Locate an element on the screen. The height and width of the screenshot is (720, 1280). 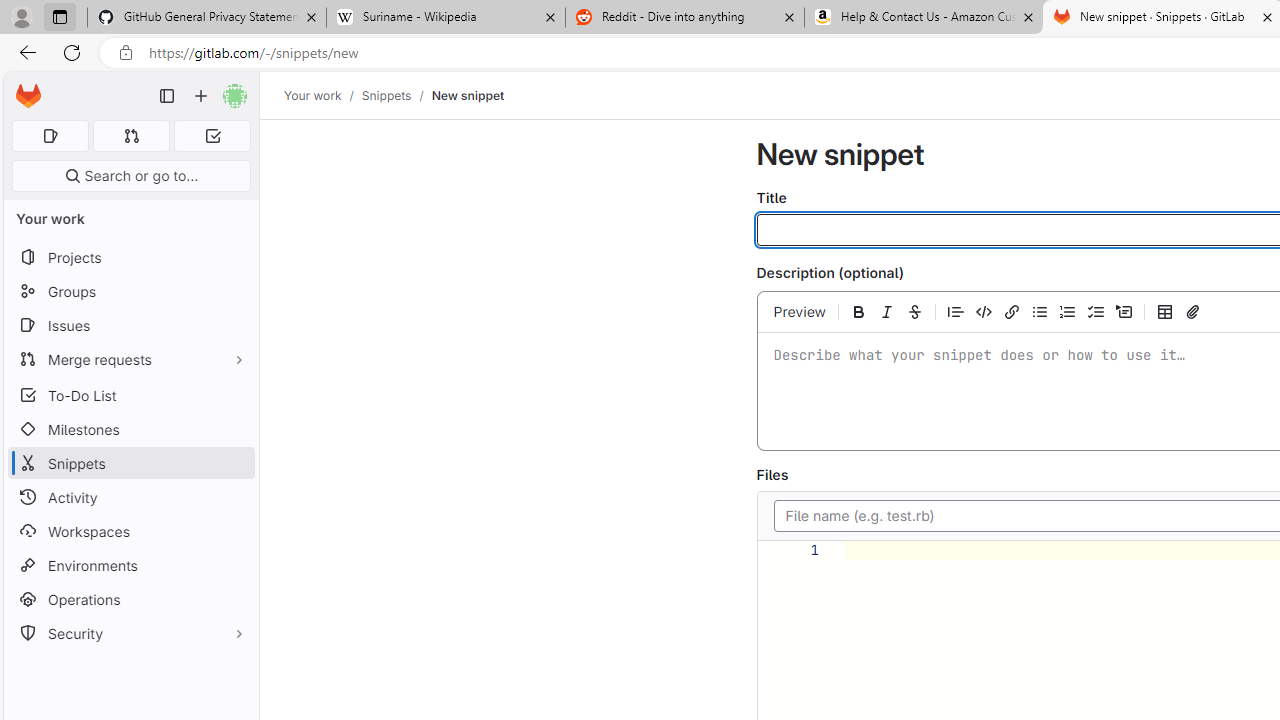
'Snippets/' is located at coordinates (396, 95).